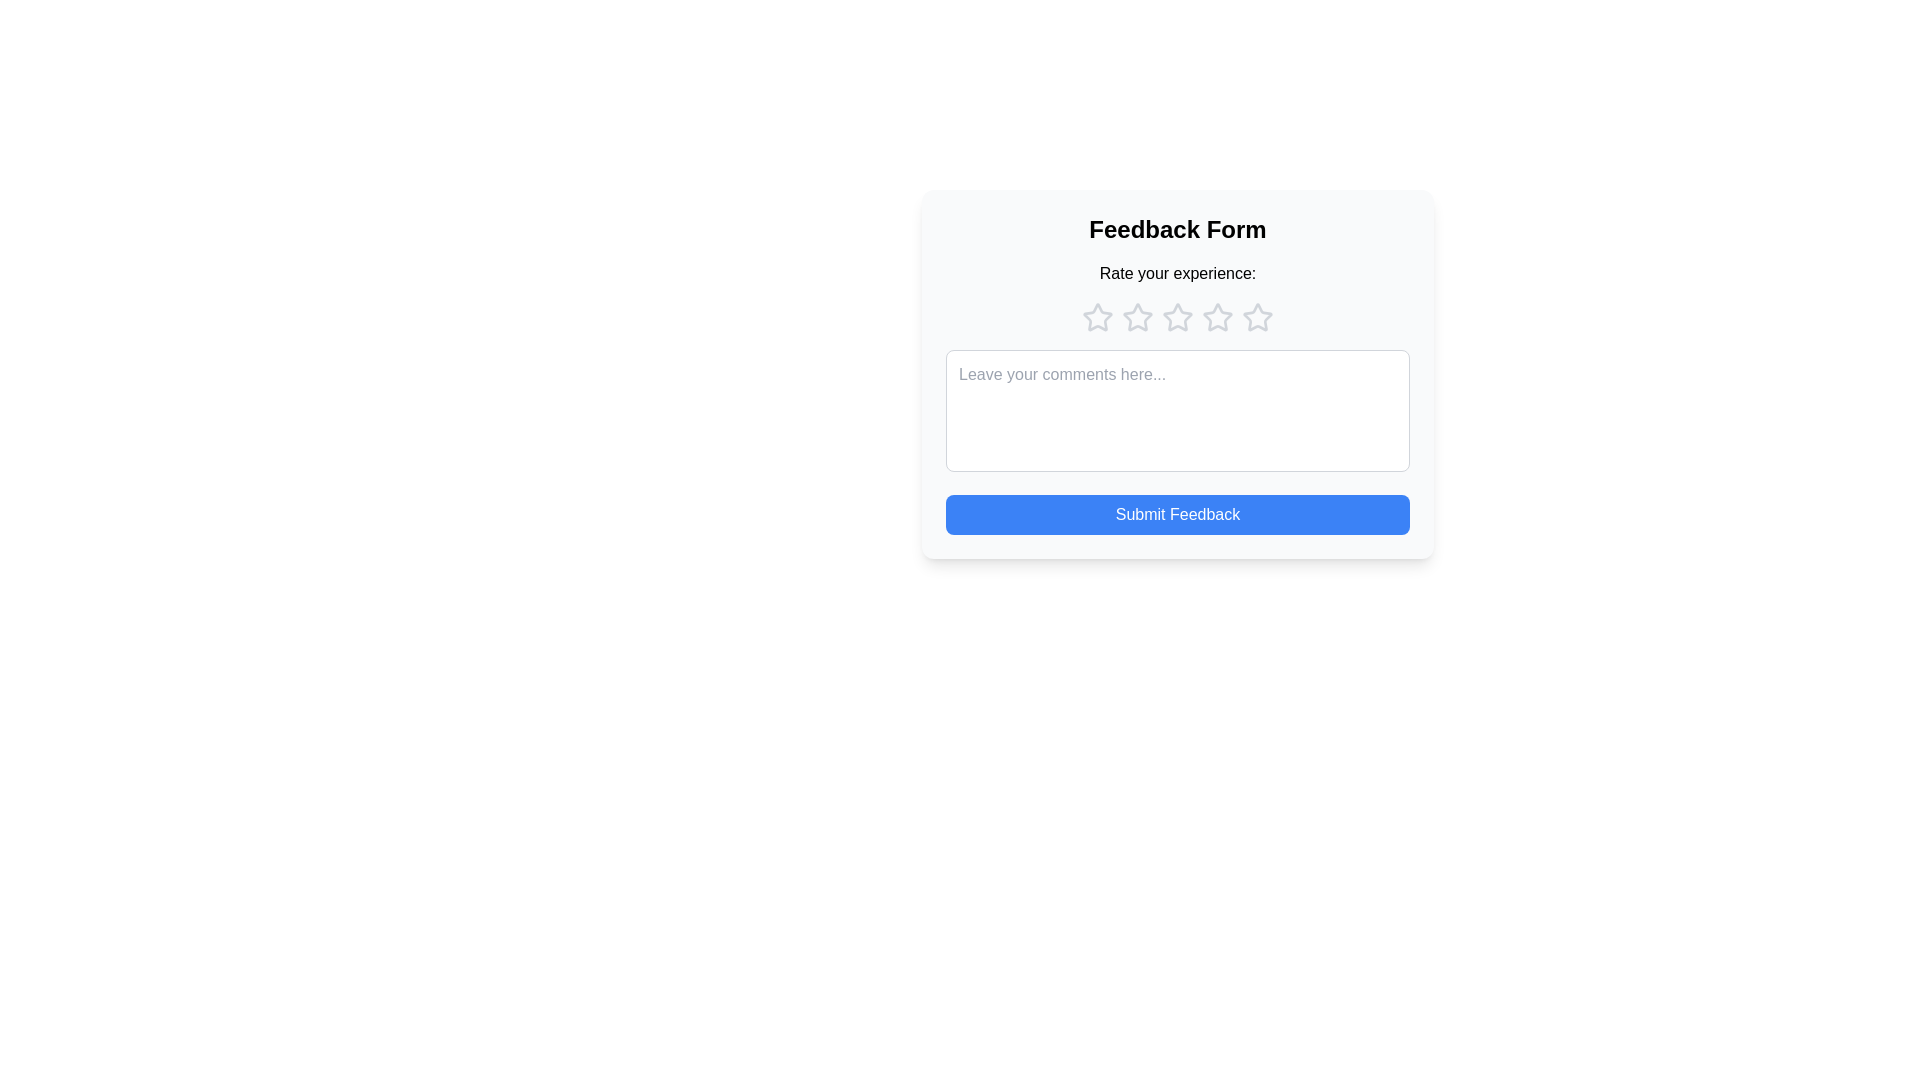  I want to click on the first hollow star icon in the rating section of the feedback form, so click(1097, 316).